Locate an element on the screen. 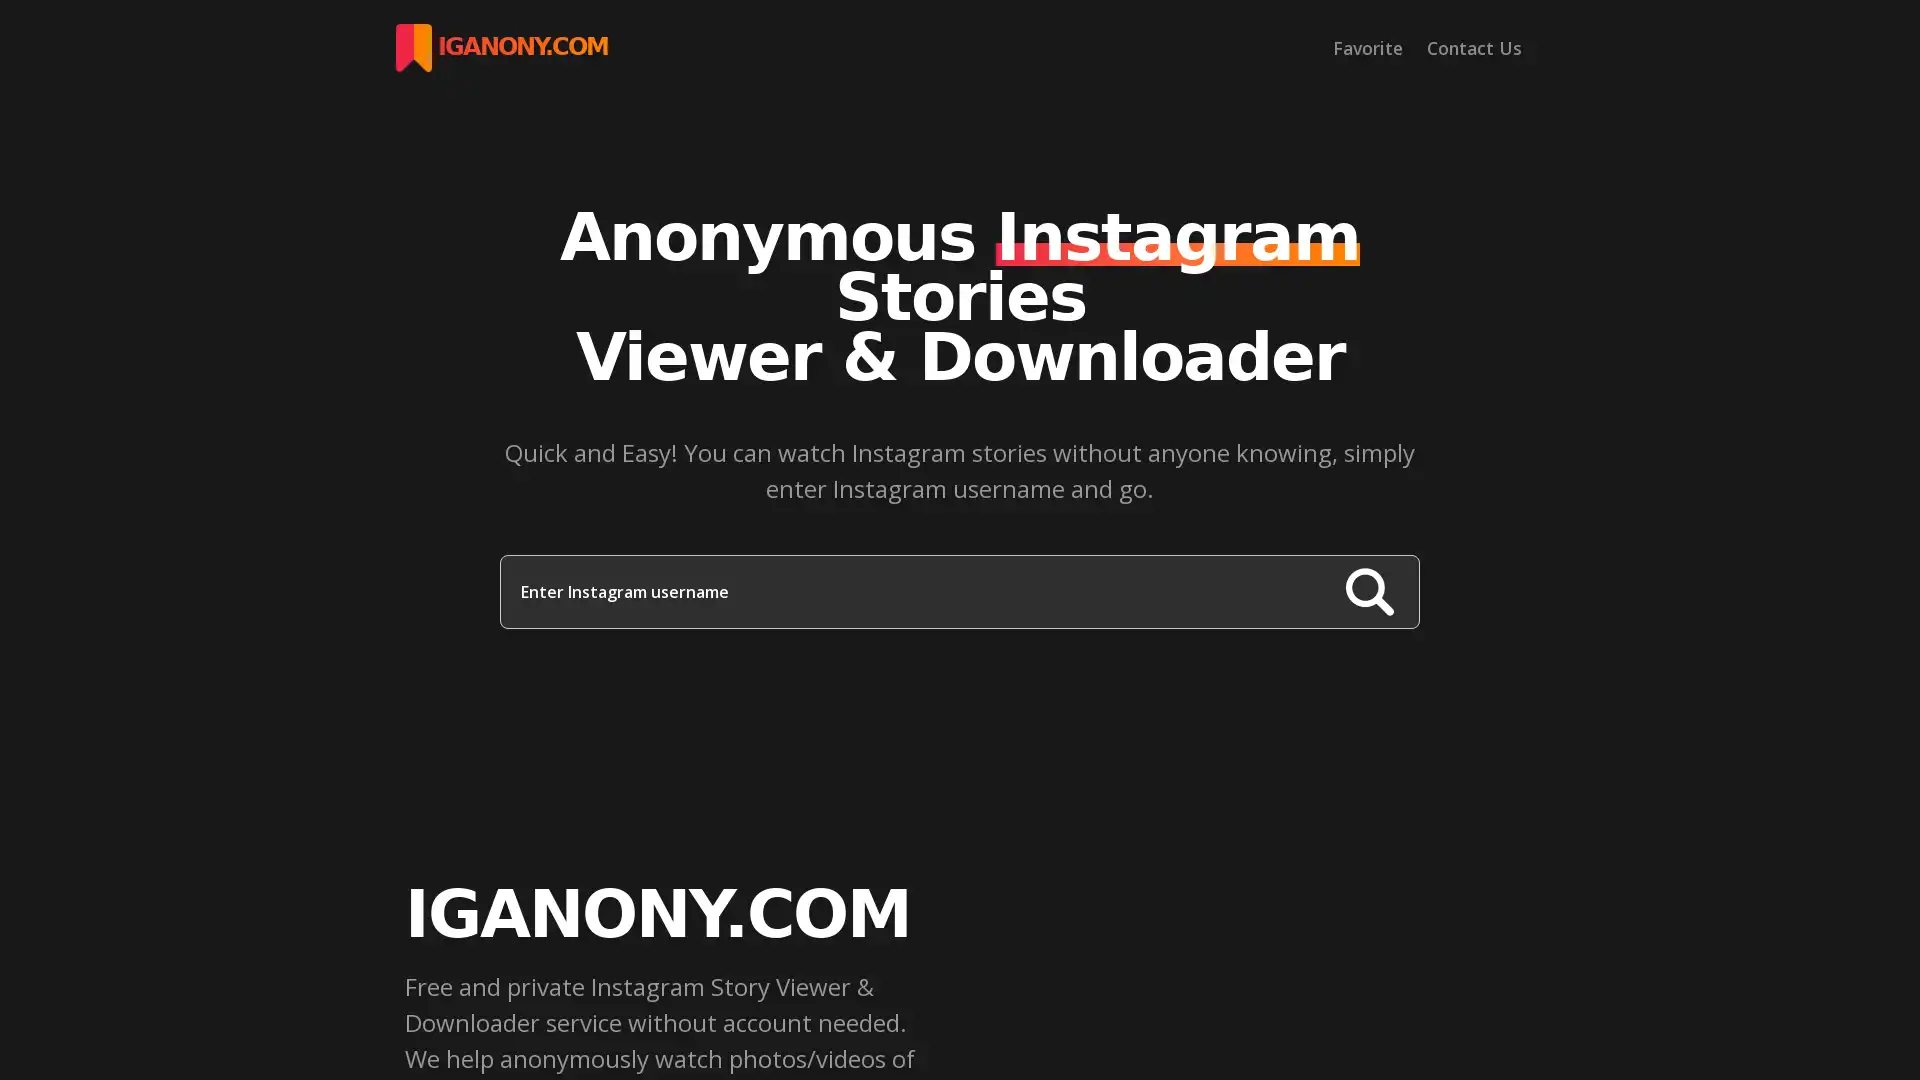  Search is located at coordinates (1368, 590).